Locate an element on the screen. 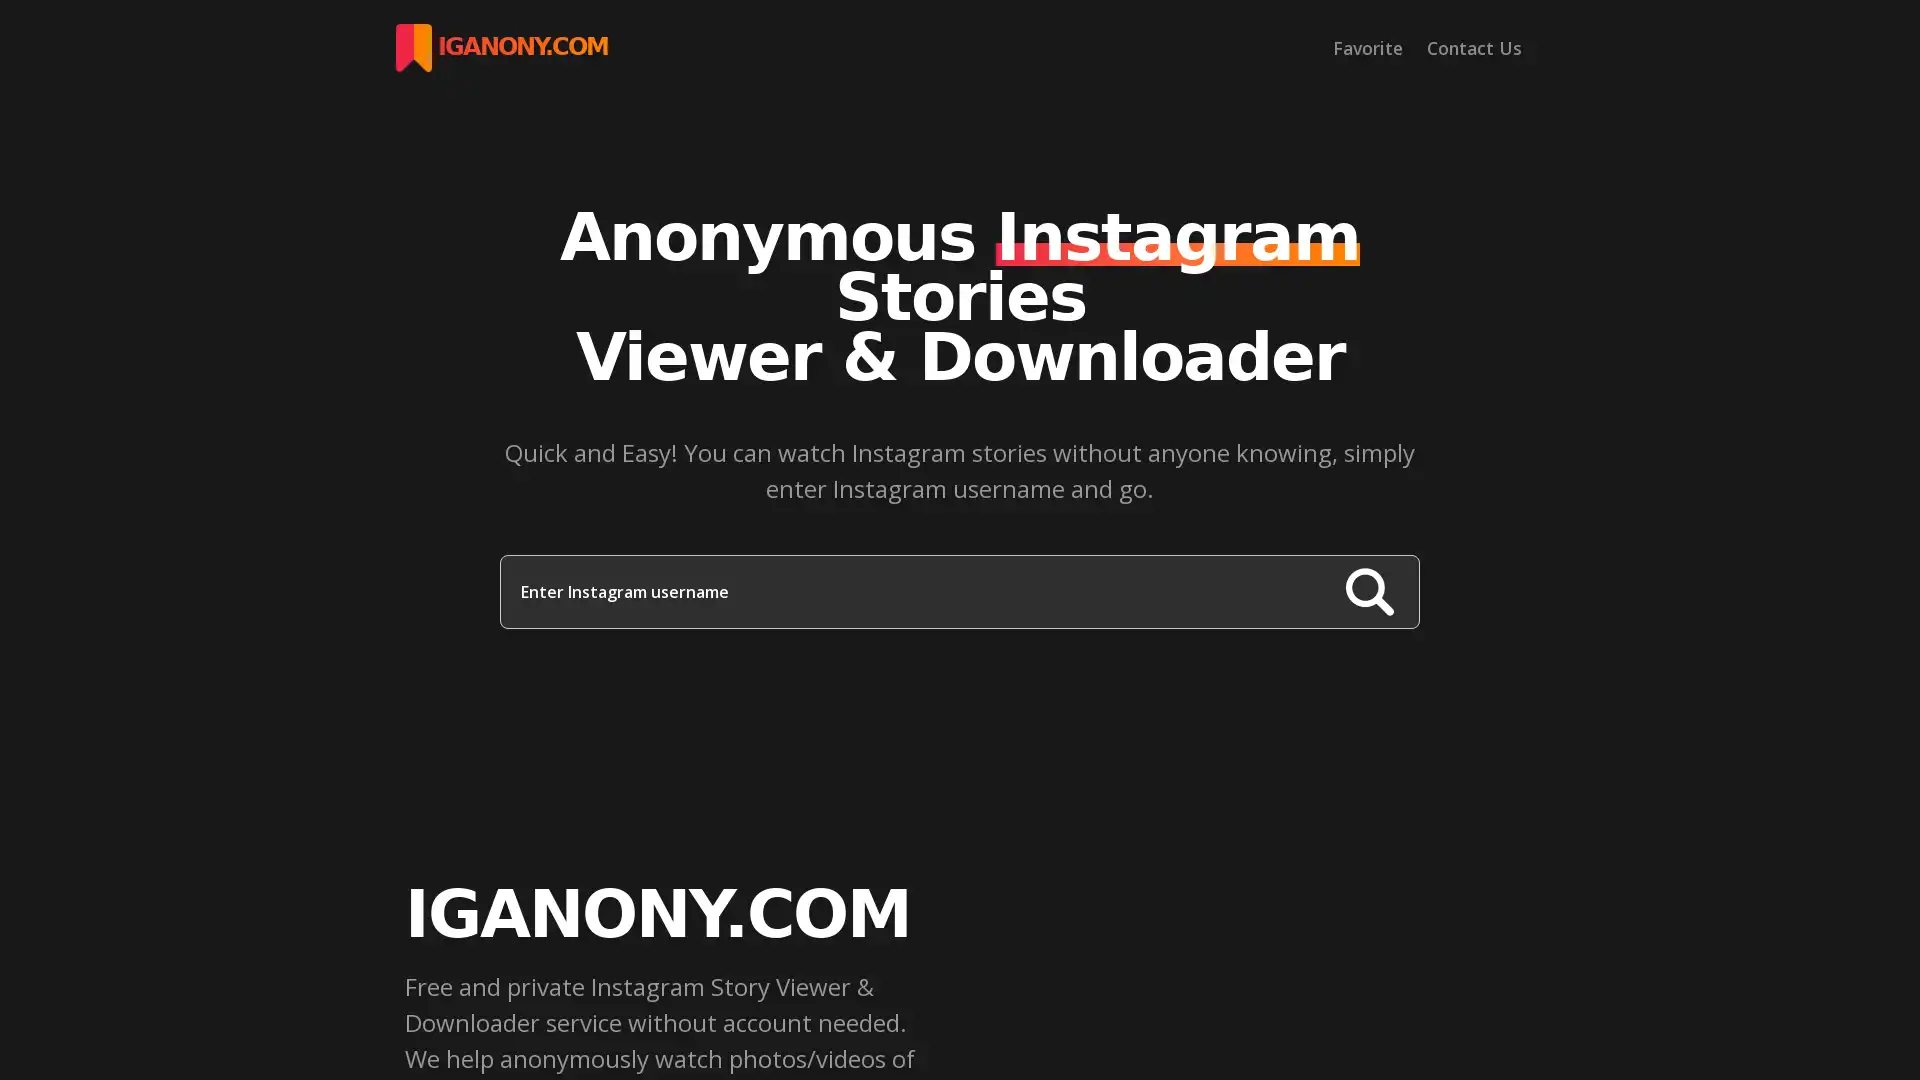  Search is located at coordinates (1368, 590).